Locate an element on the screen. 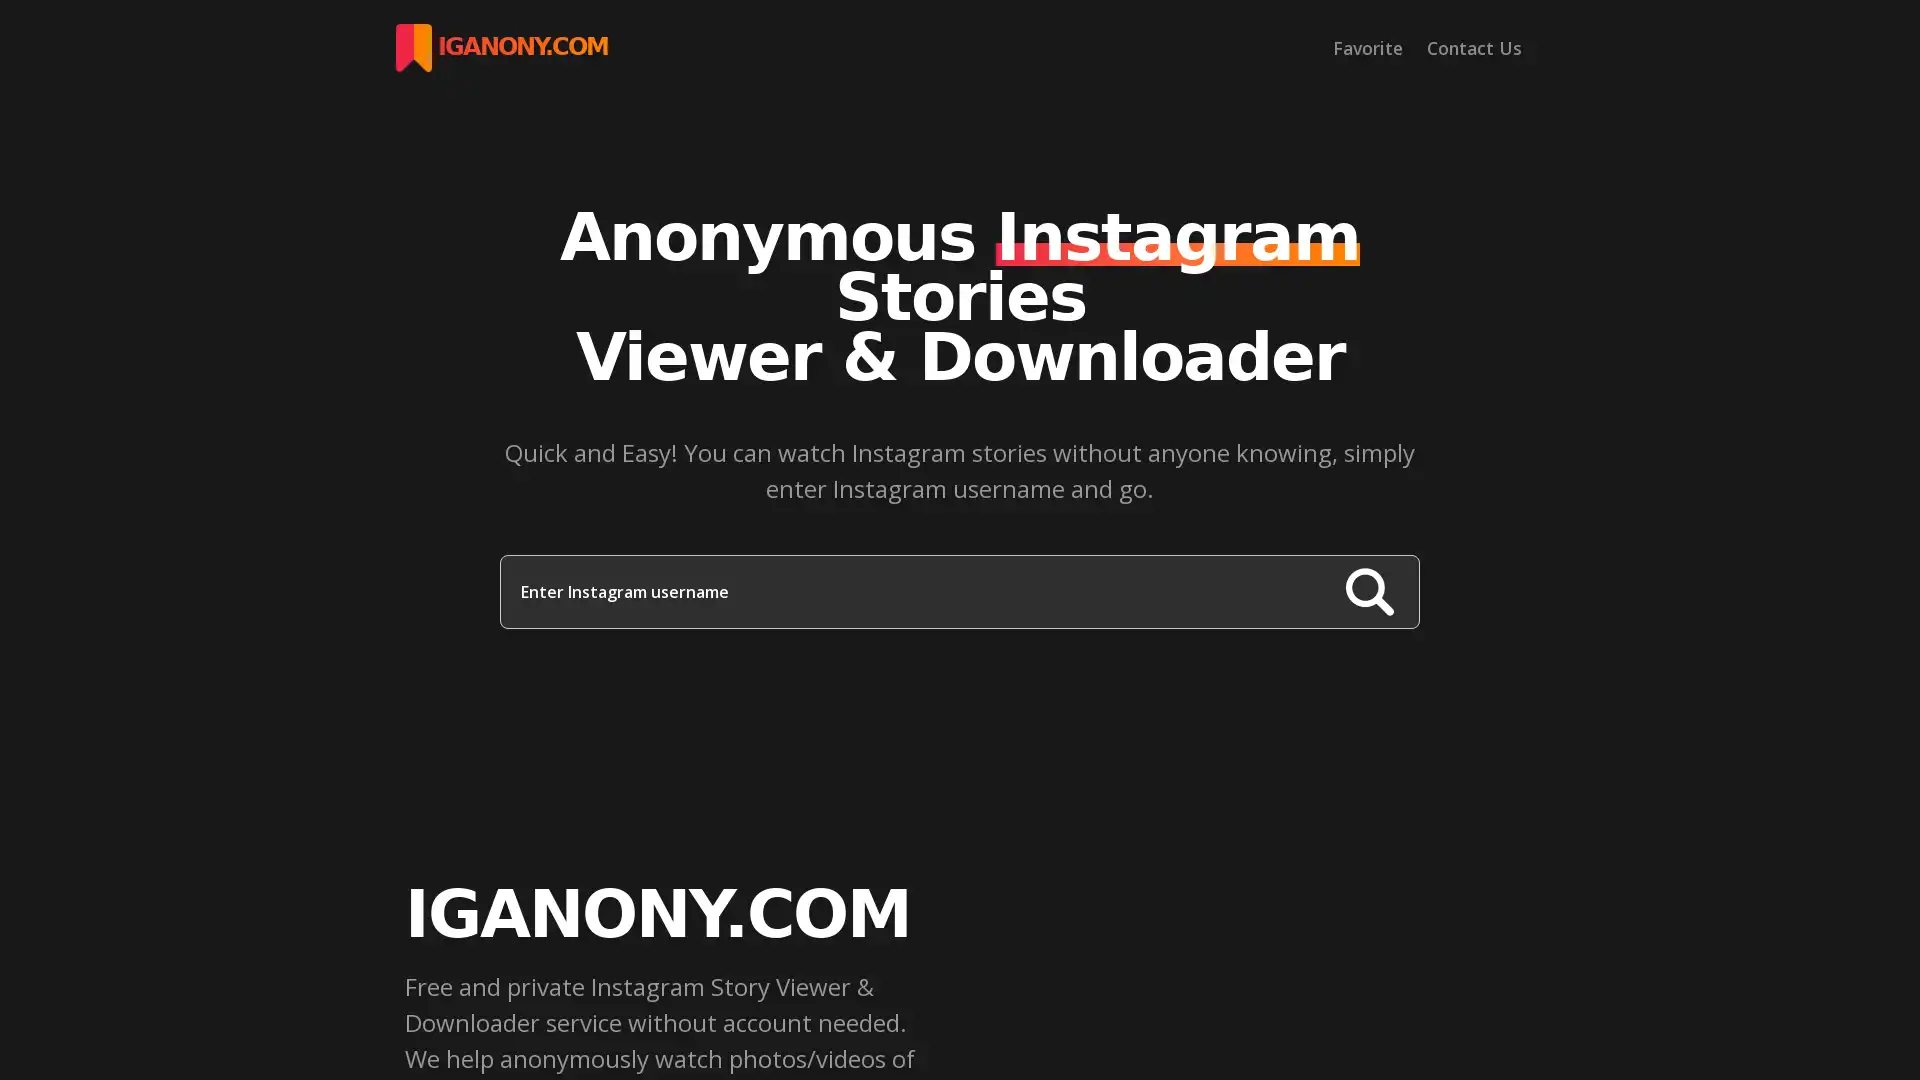  Search is located at coordinates (1368, 590).